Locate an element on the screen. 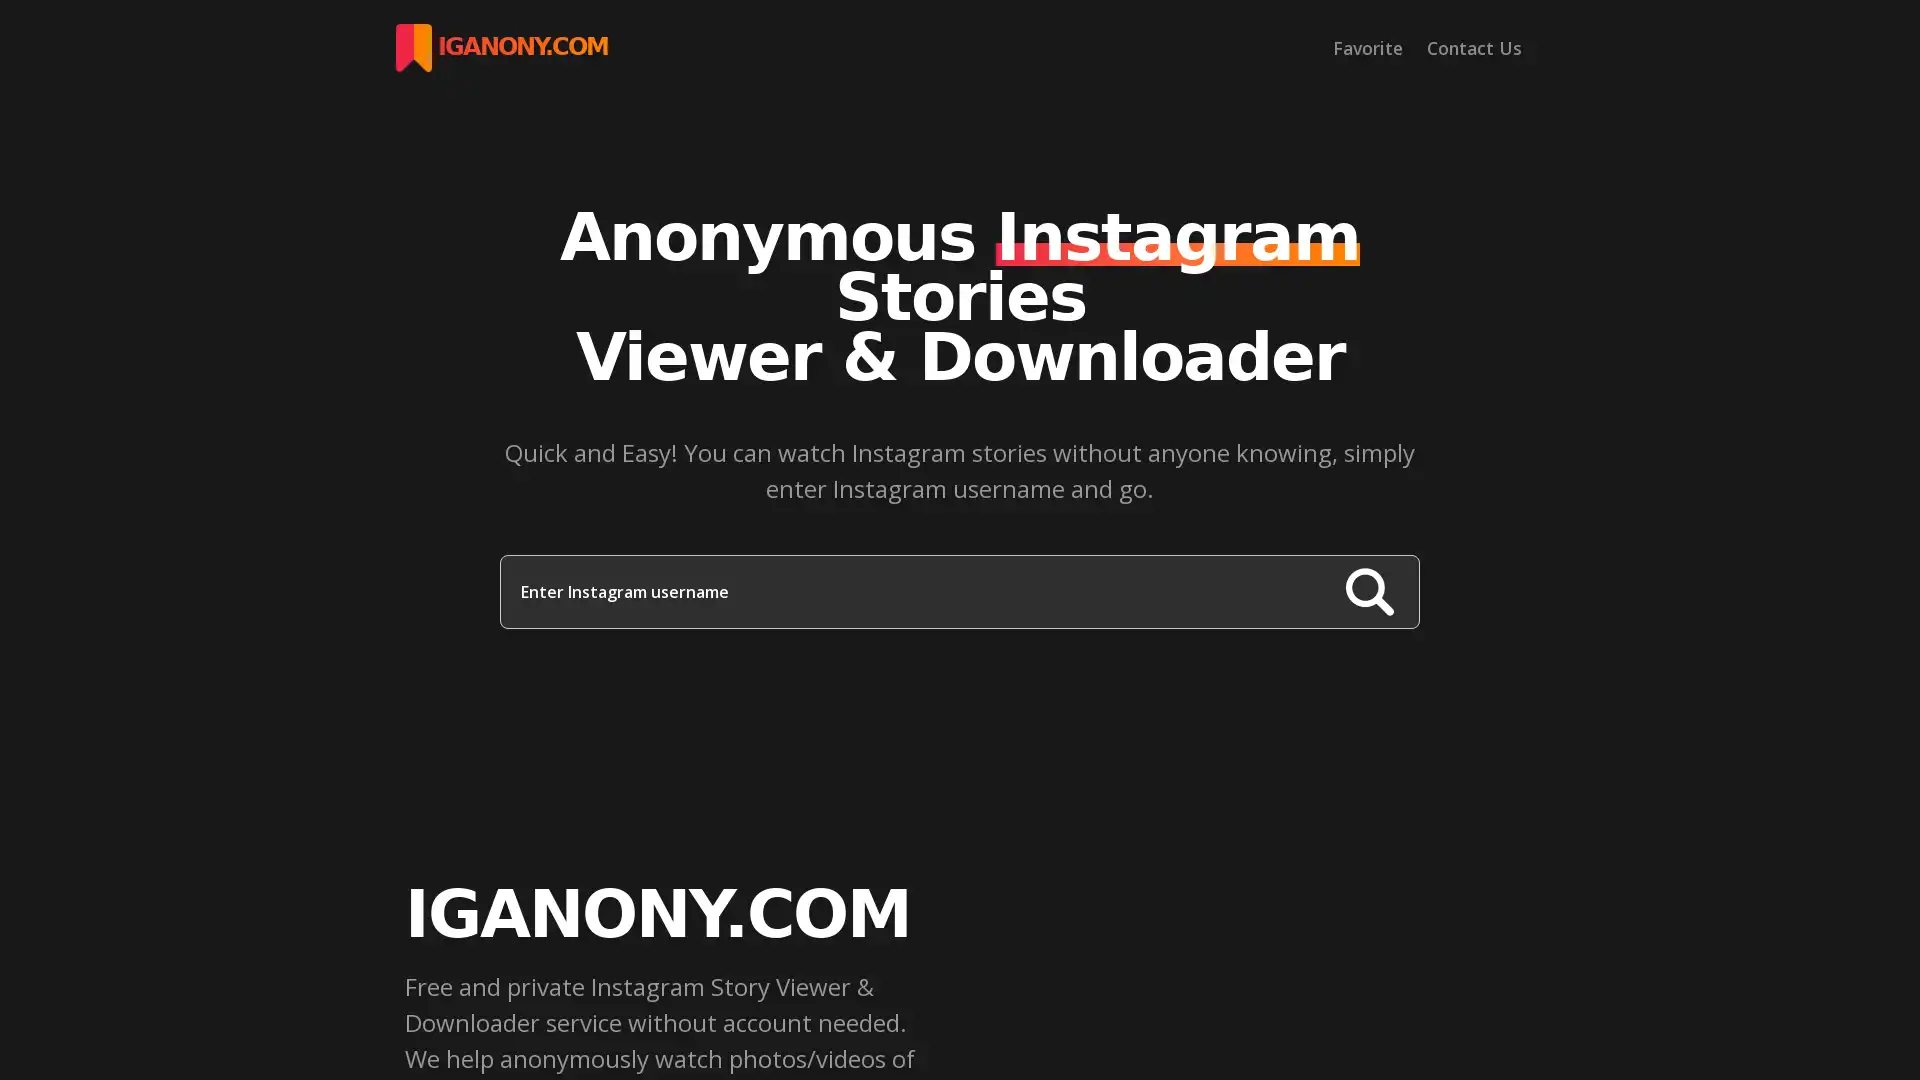  Search is located at coordinates (1368, 590).